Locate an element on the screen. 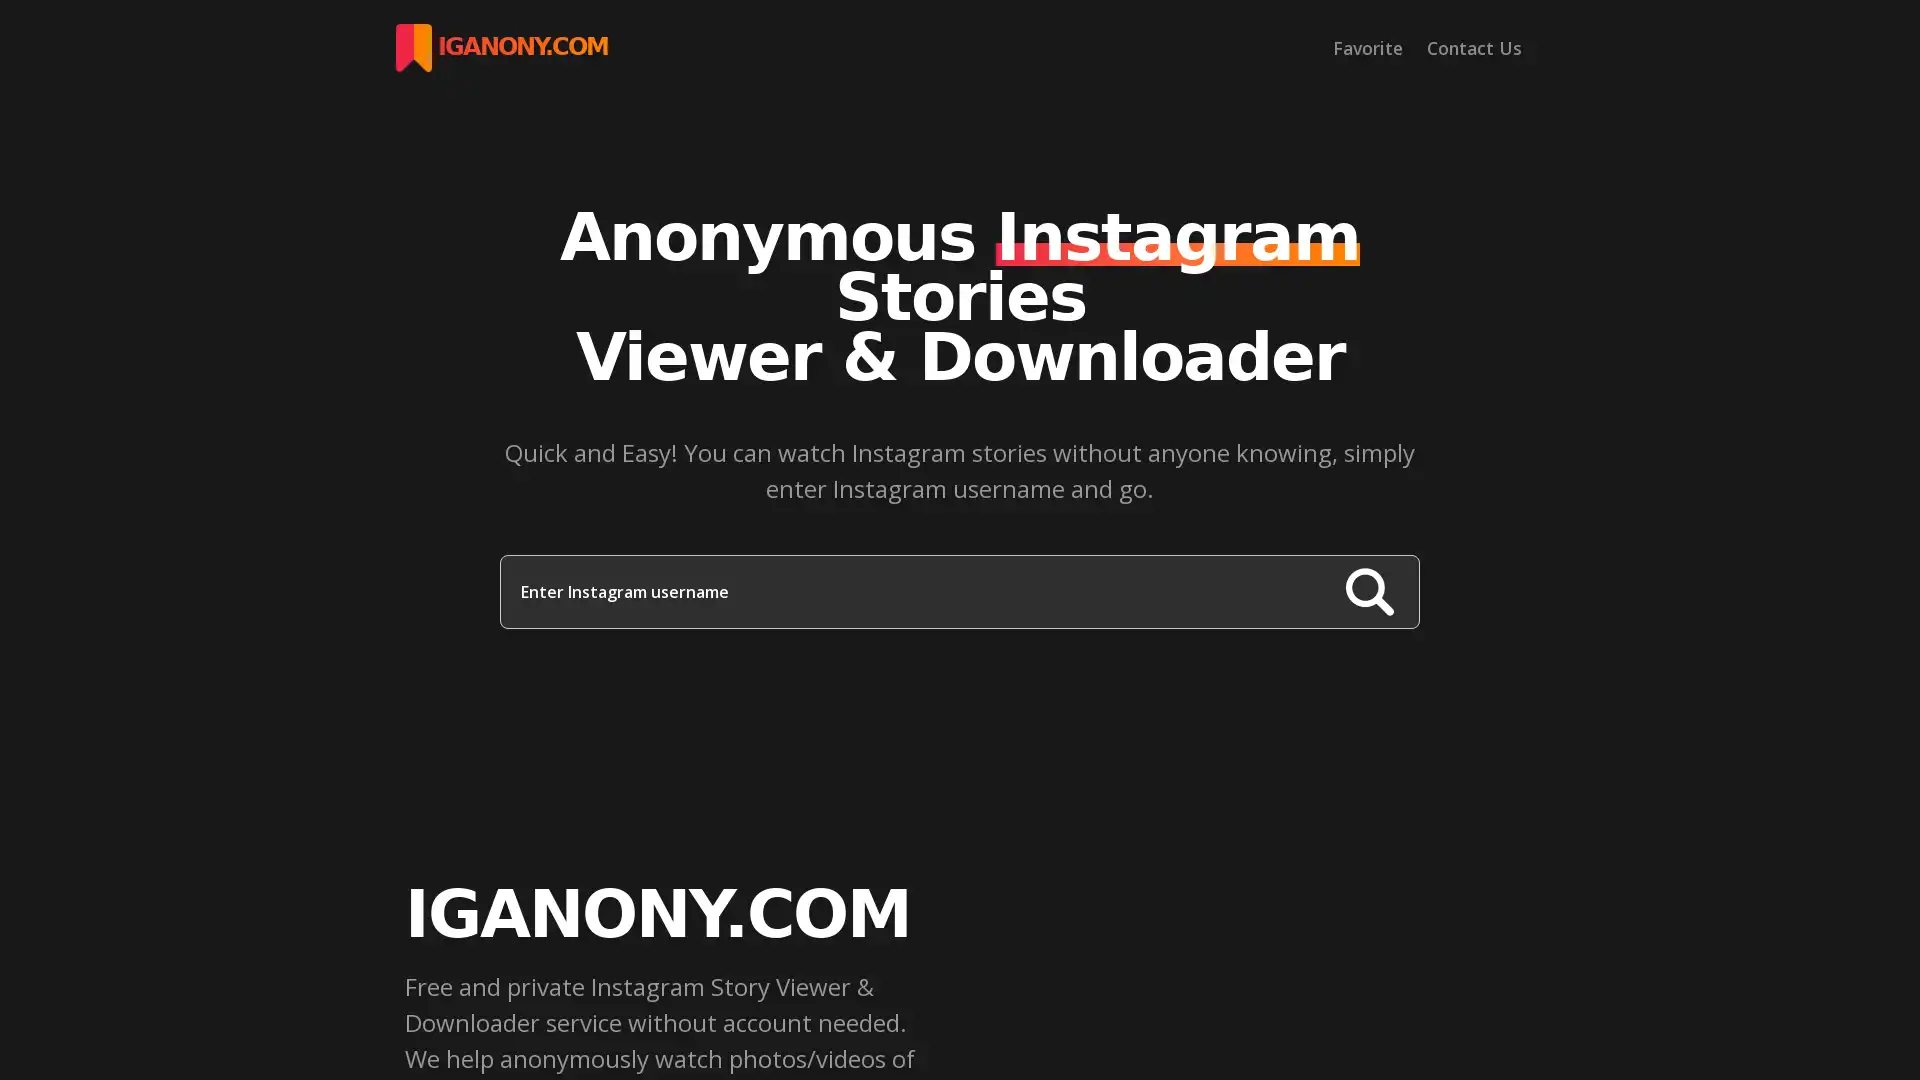  Search is located at coordinates (1368, 590).